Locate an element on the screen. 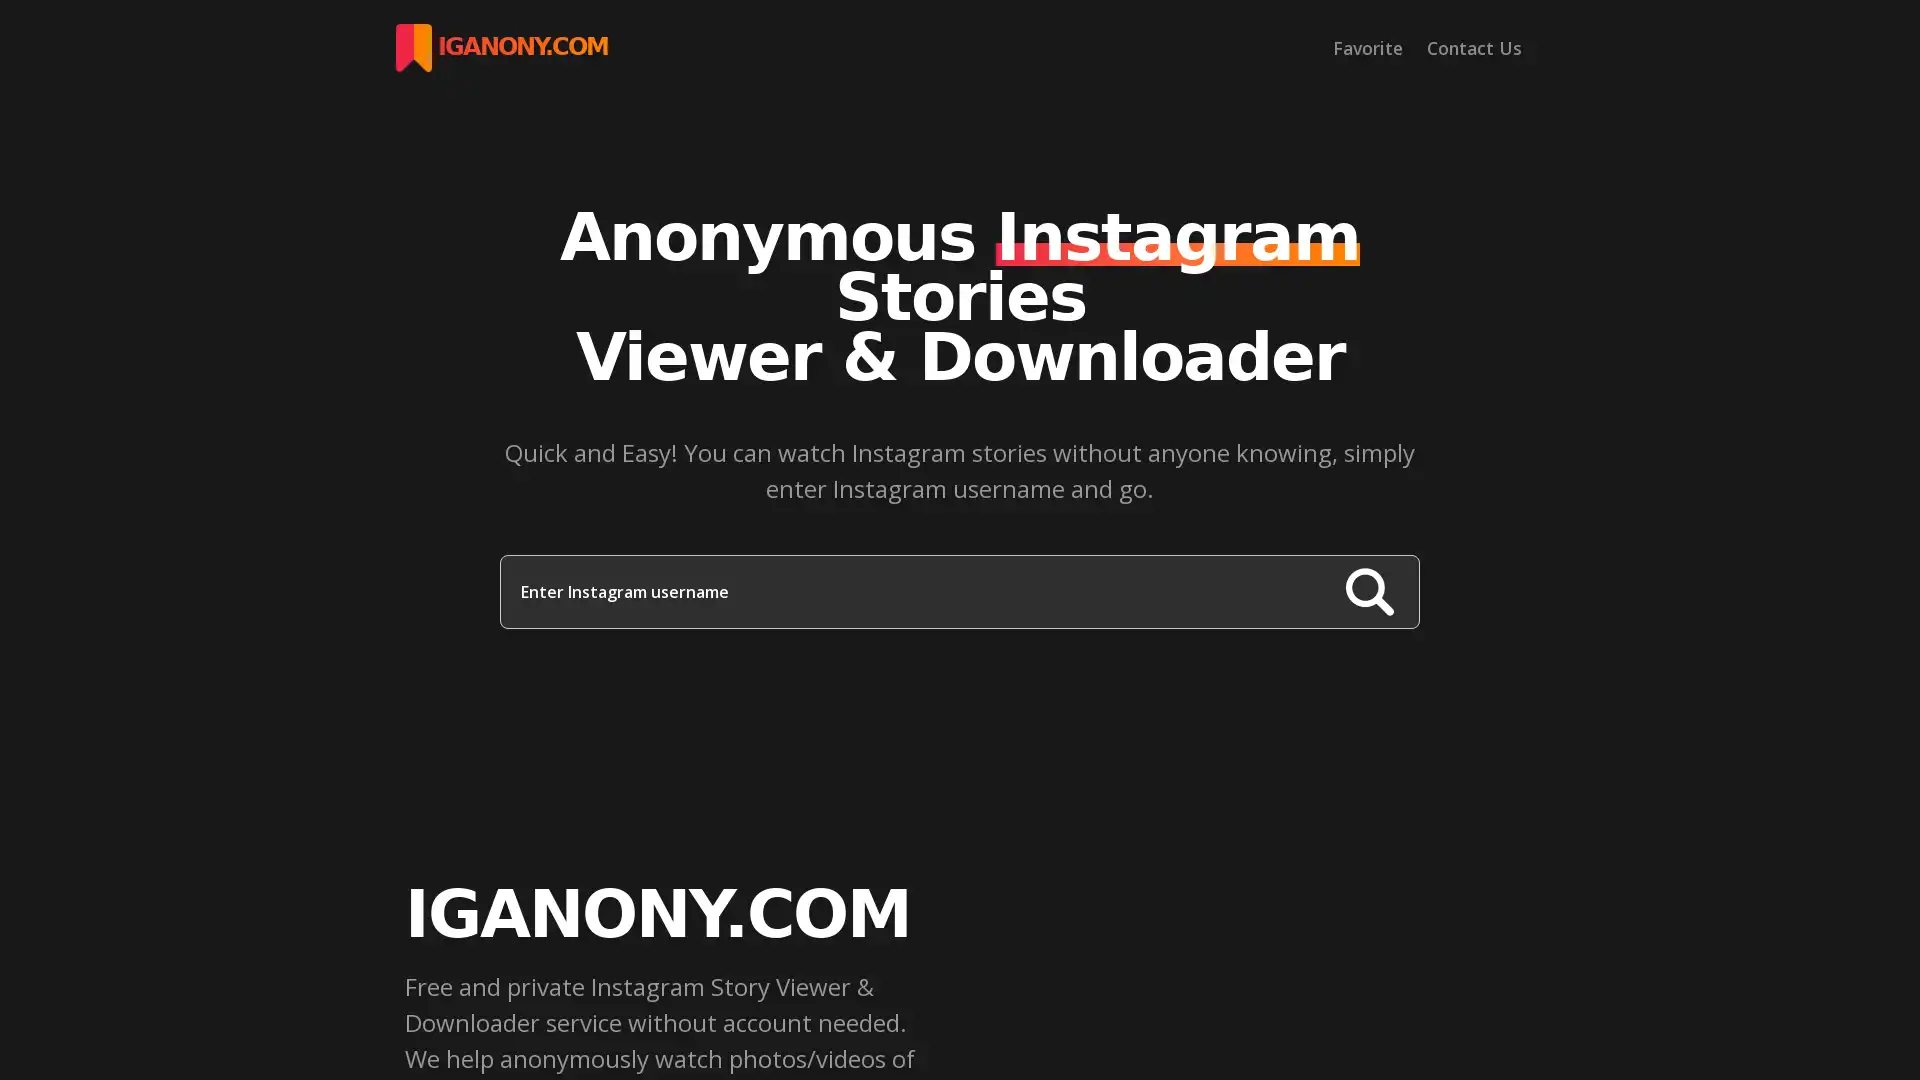  Search is located at coordinates (1368, 590).